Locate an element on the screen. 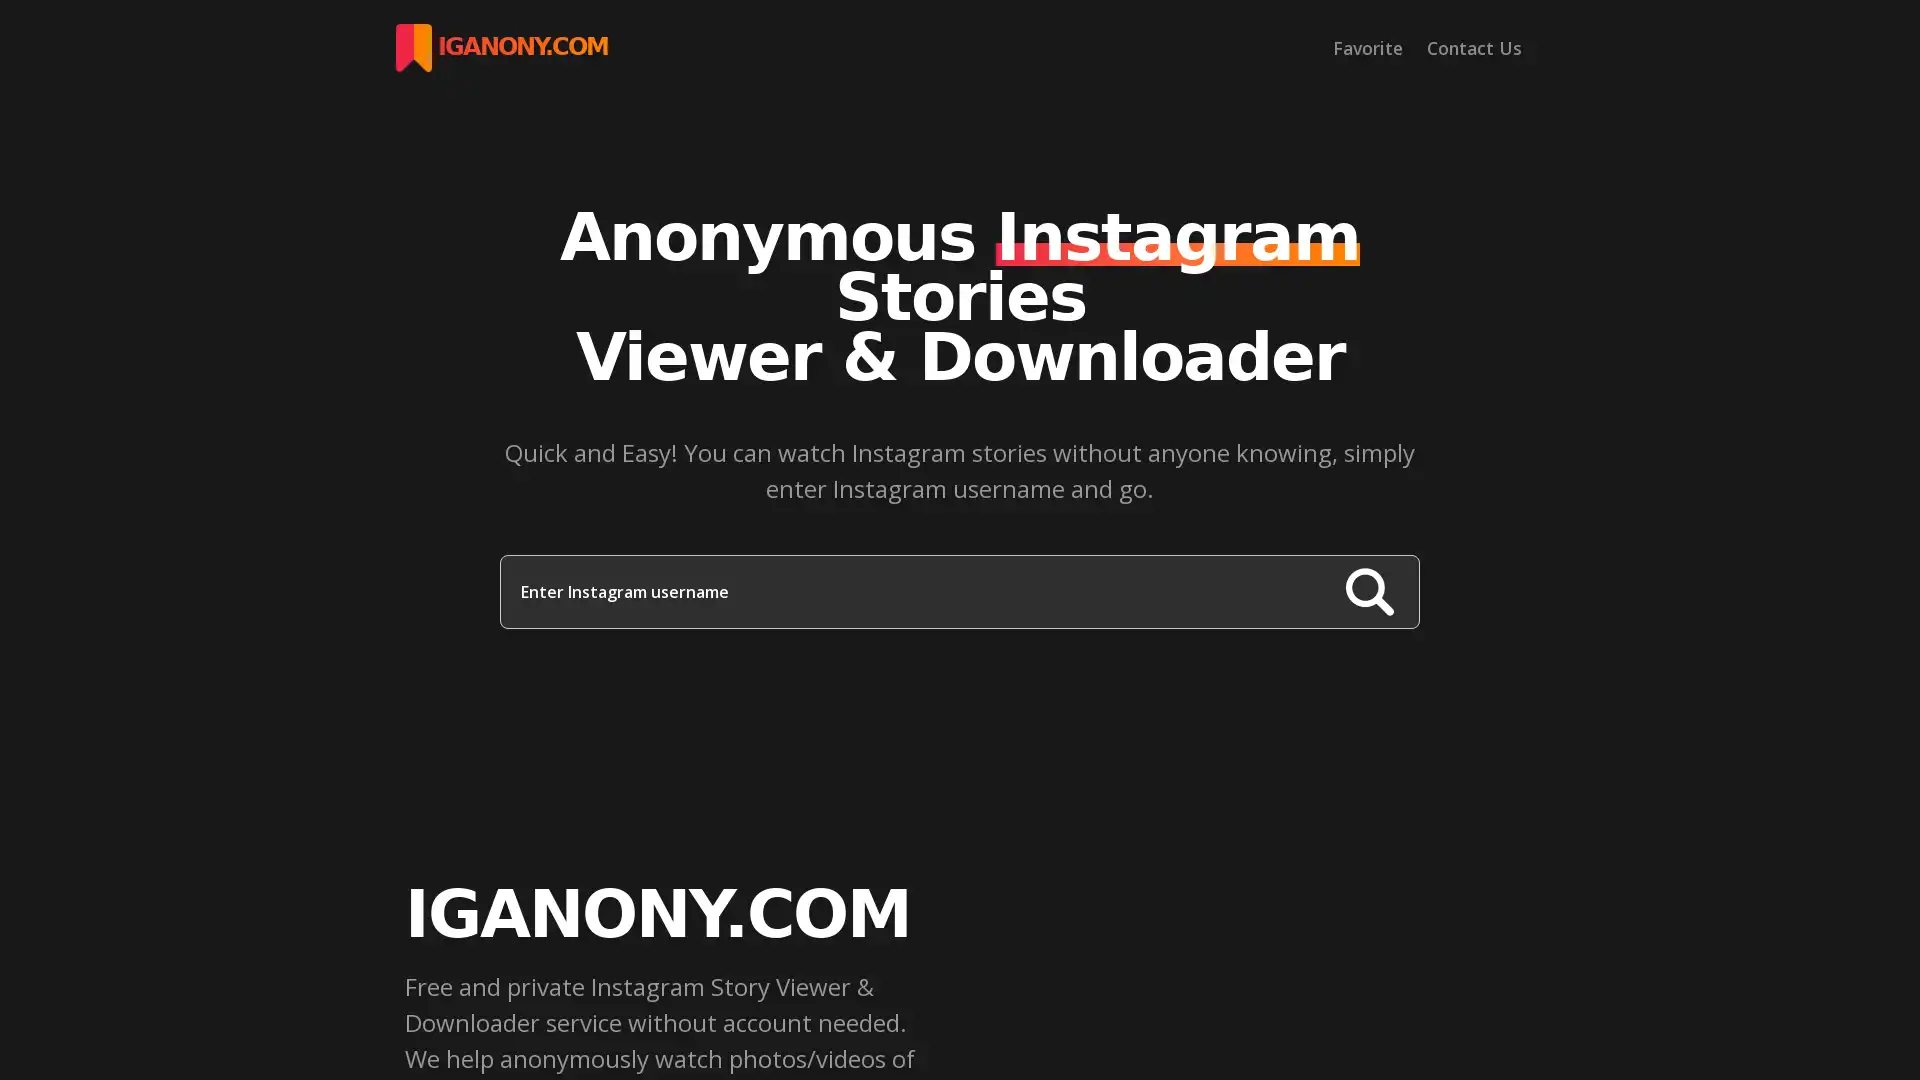  Search is located at coordinates (1368, 590).